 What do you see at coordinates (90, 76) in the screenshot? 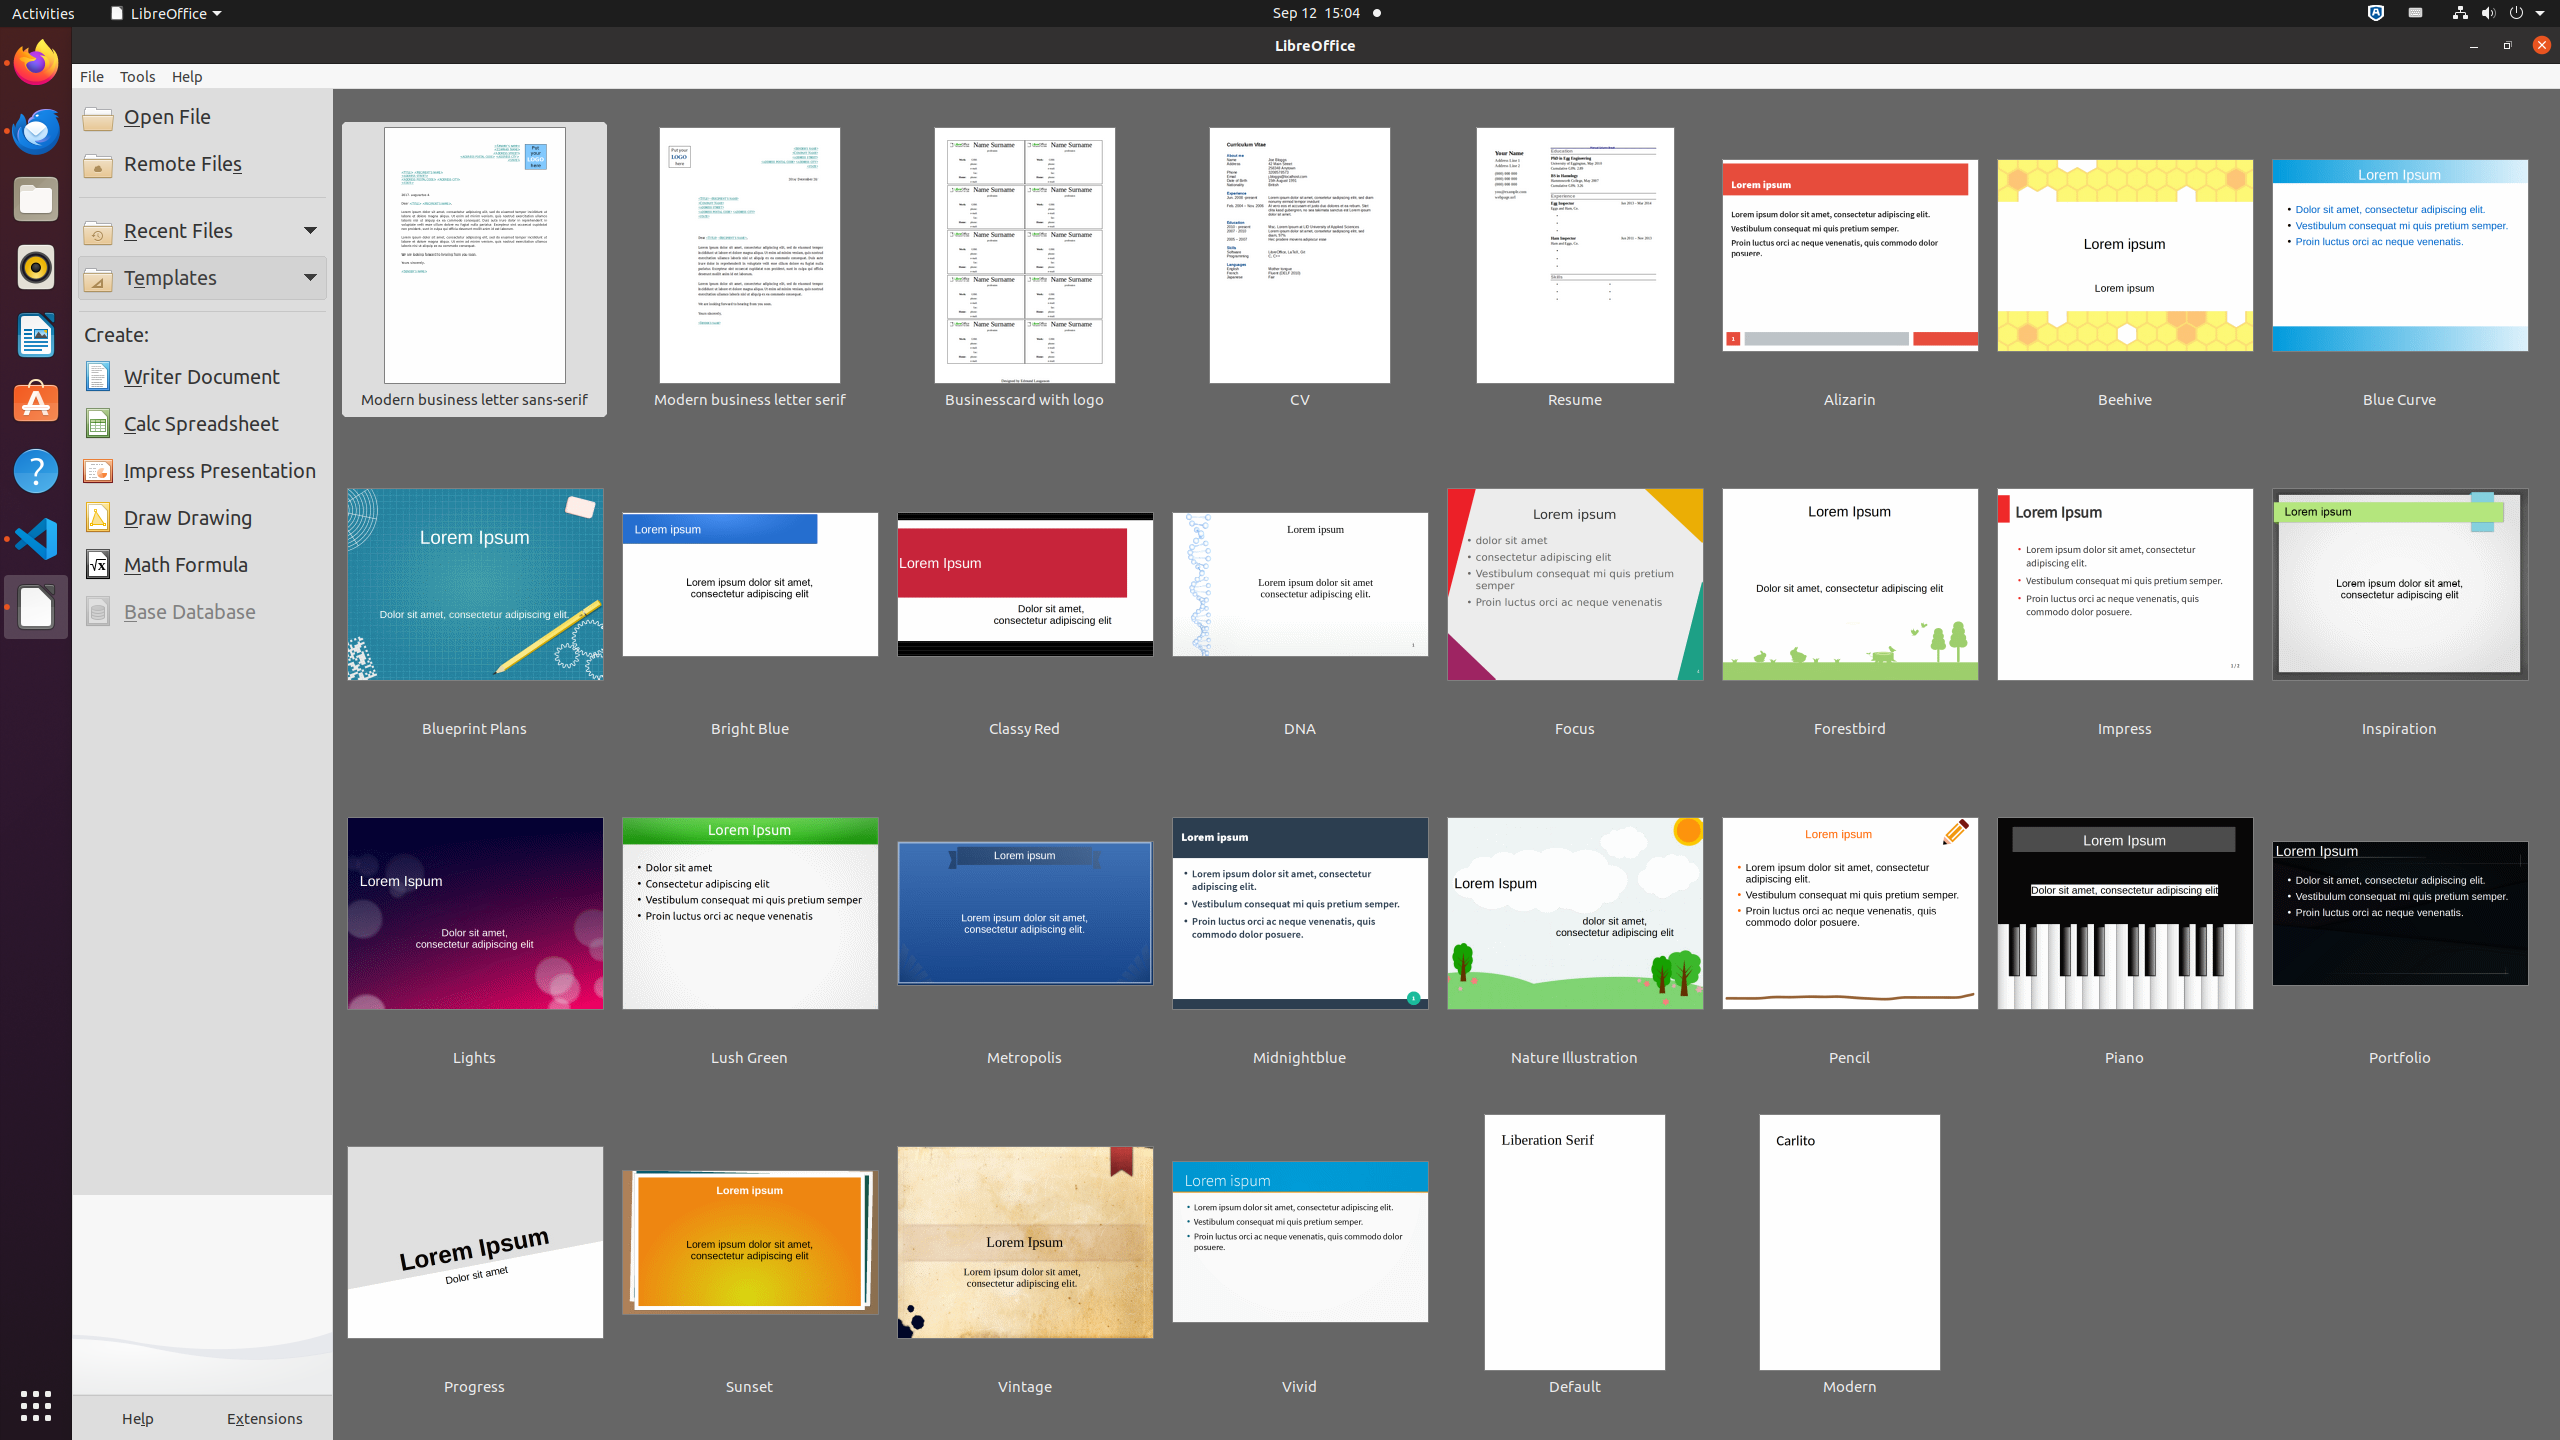
I see `'File'` at bounding box center [90, 76].